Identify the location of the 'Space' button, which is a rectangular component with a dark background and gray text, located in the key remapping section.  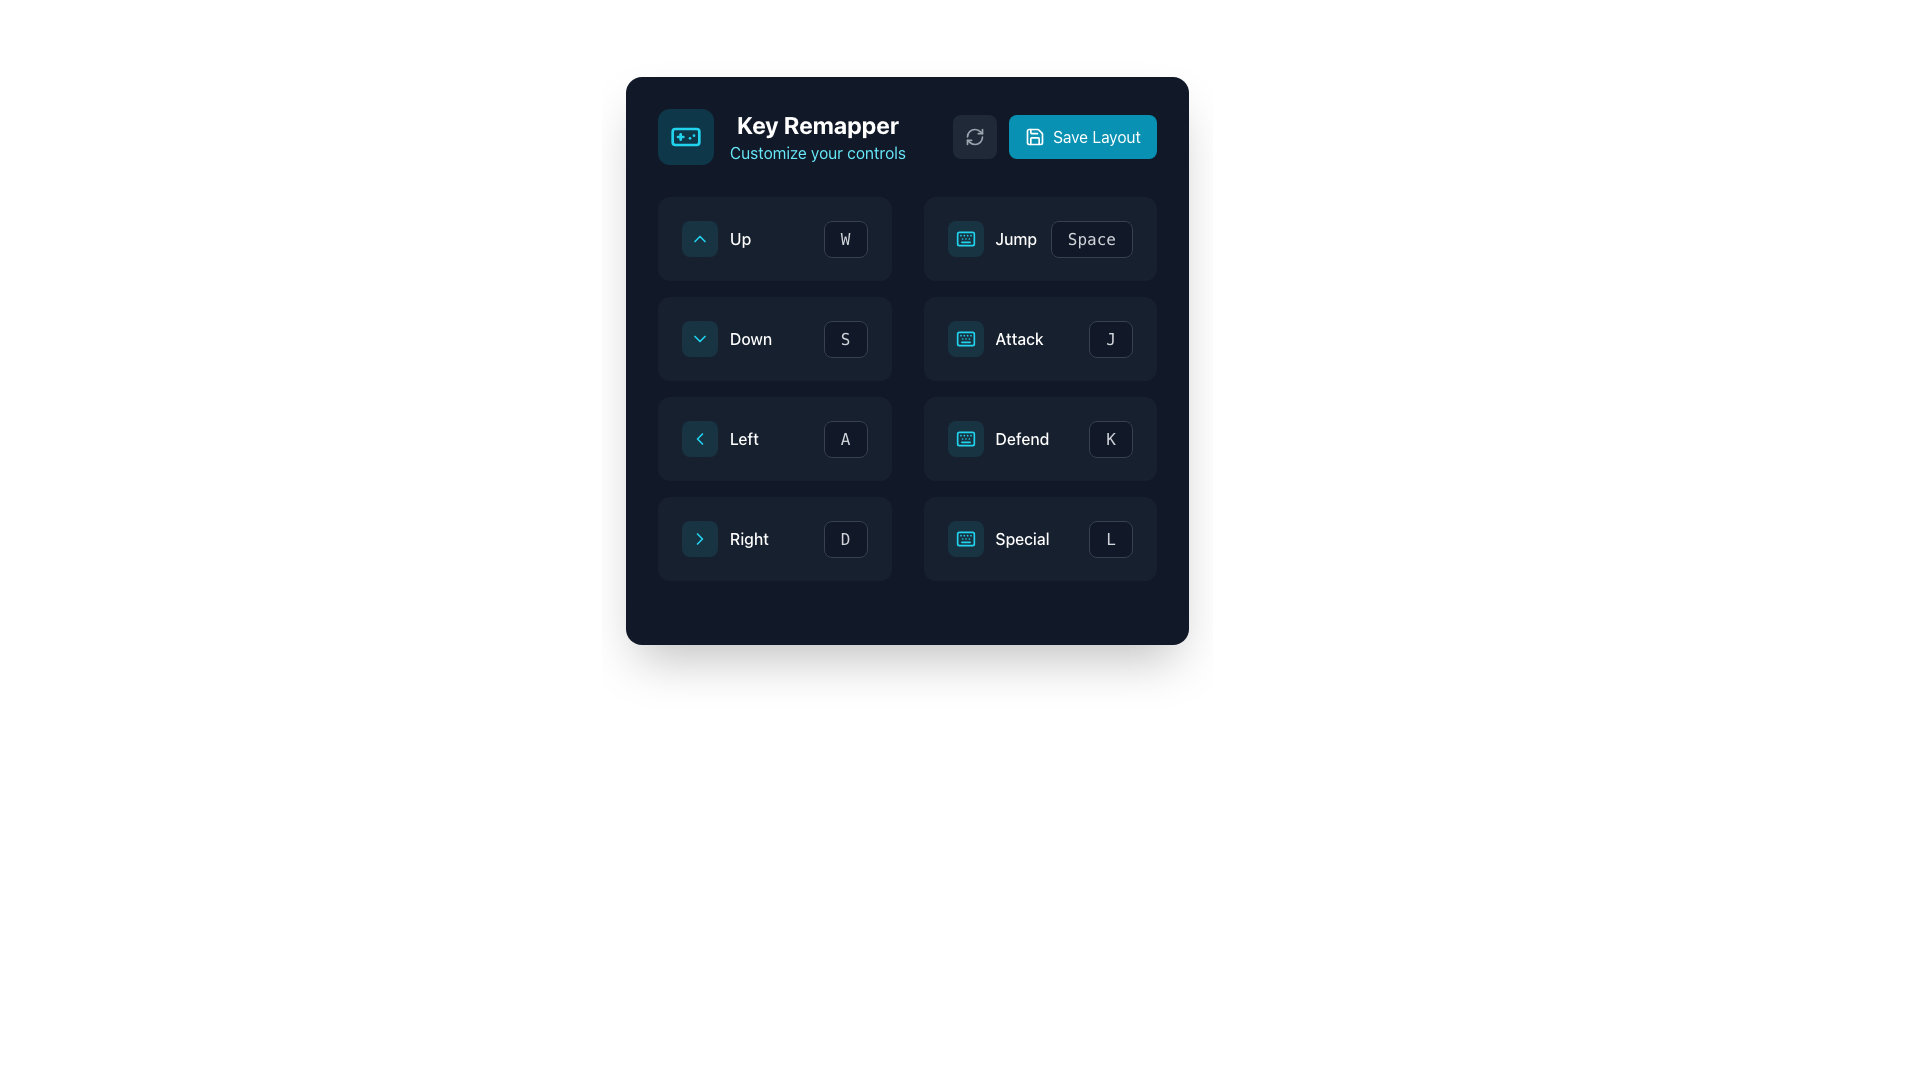
(1090, 238).